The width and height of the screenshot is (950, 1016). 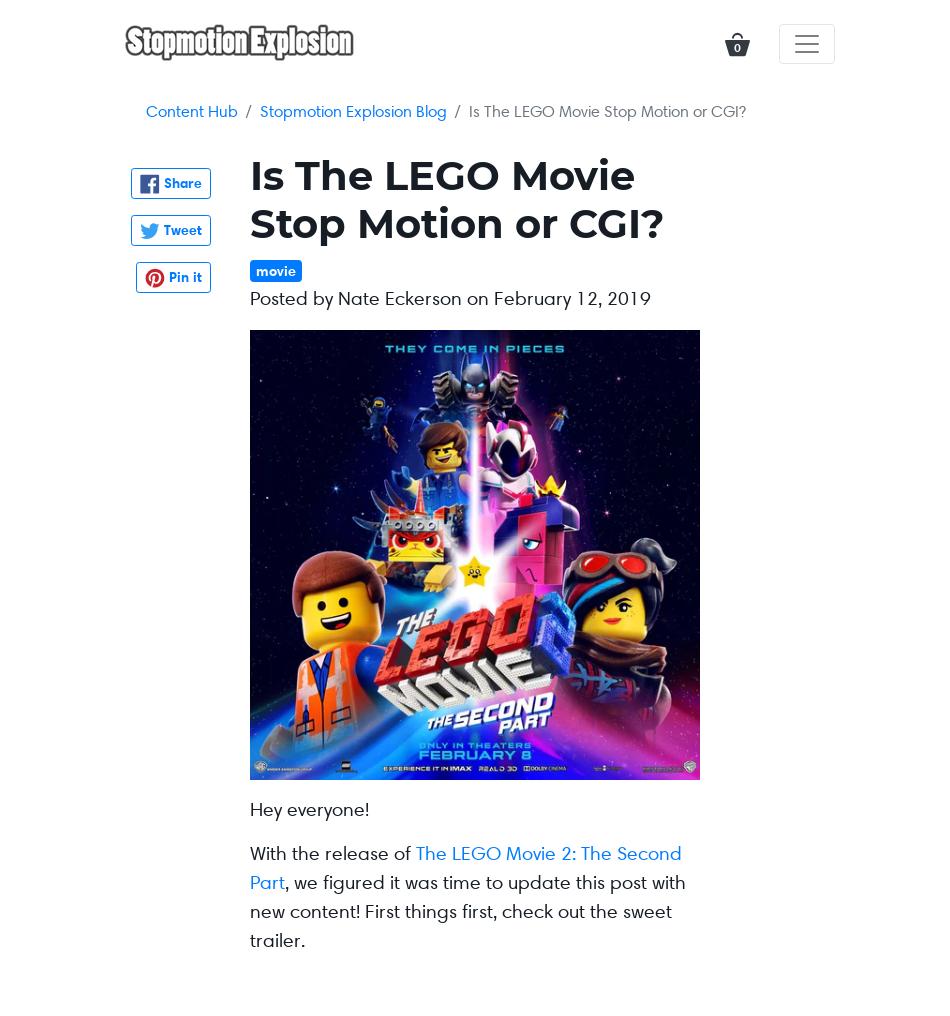 What do you see at coordinates (163, 181) in the screenshot?
I see `'Share'` at bounding box center [163, 181].